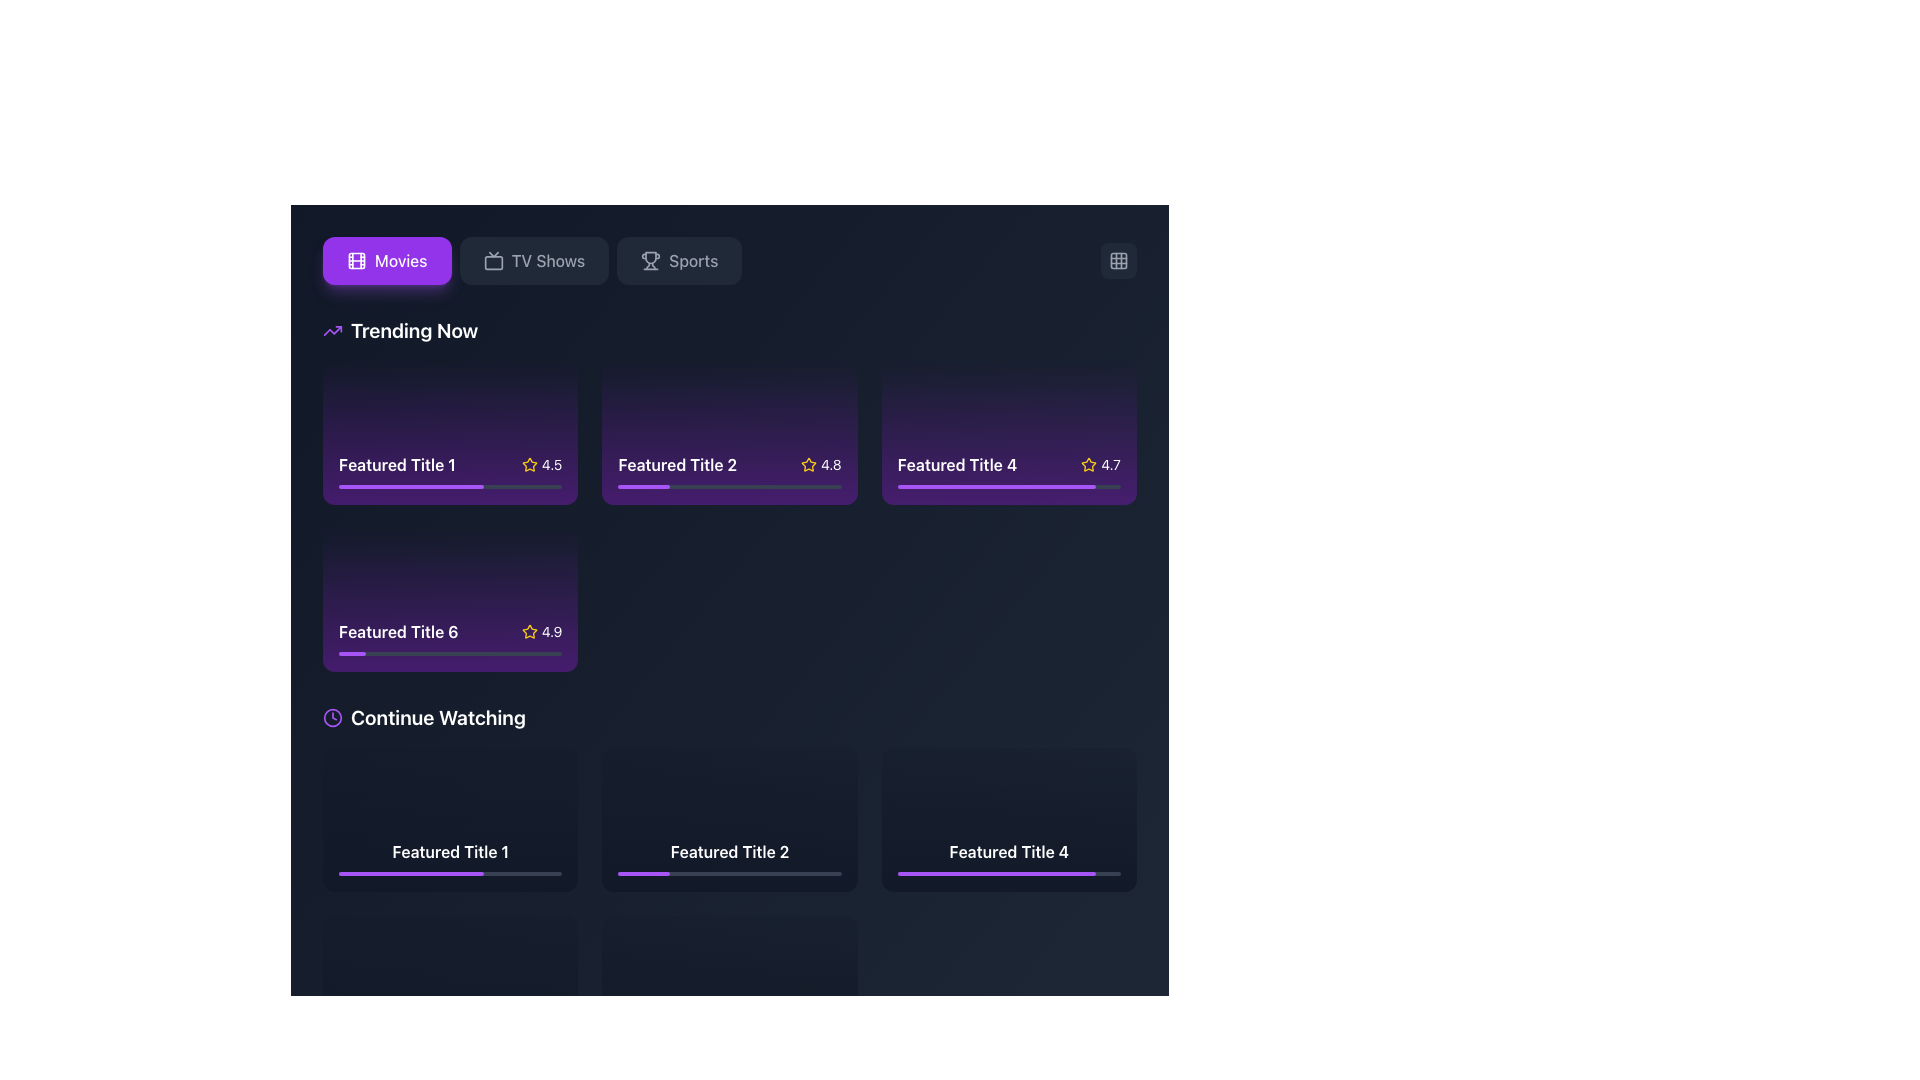 Image resolution: width=1920 pixels, height=1080 pixels. What do you see at coordinates (532, 260) in the screenshot?
I see `the navigation button that switches to 'TV Shows', located between the 'Movies' button (highlighted in purple) and the 'Sports' button` at bounding box center [532, 260].